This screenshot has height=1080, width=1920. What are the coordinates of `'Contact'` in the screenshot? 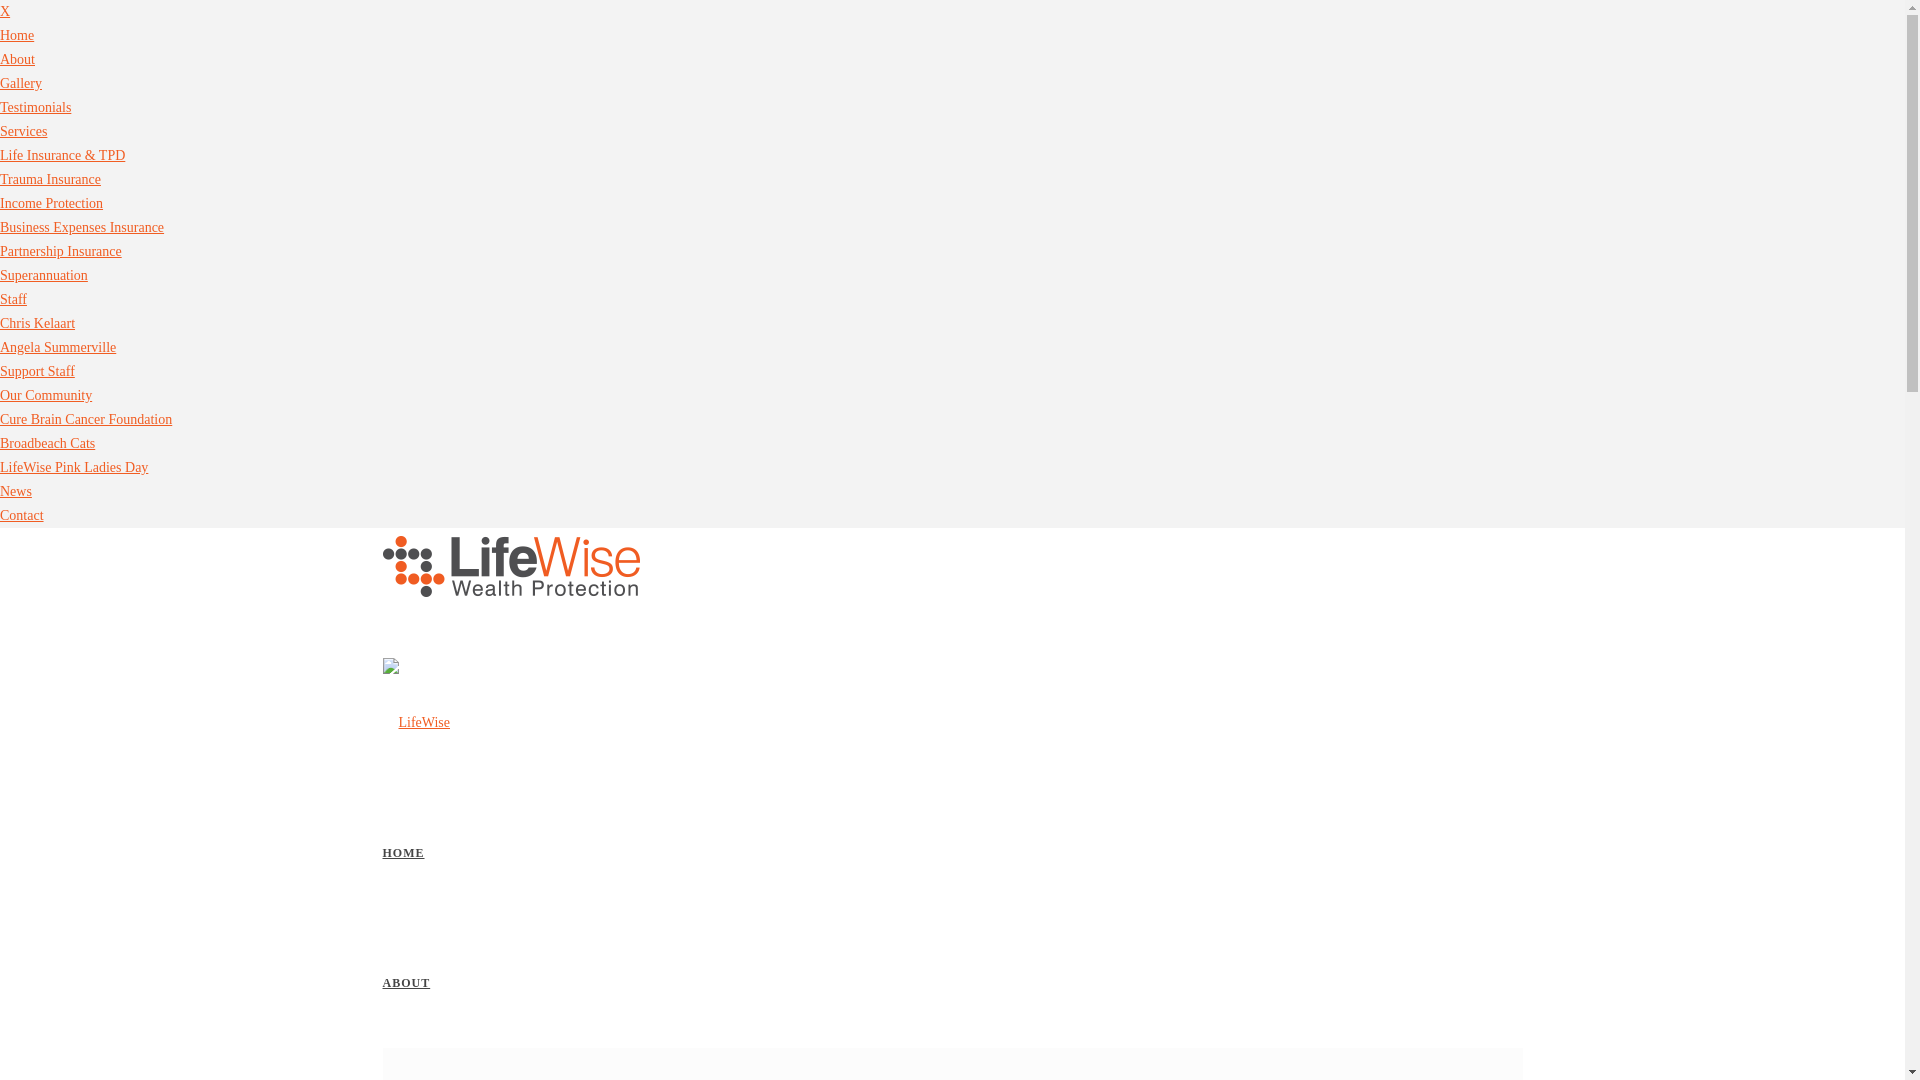 It's located at (22, 514).